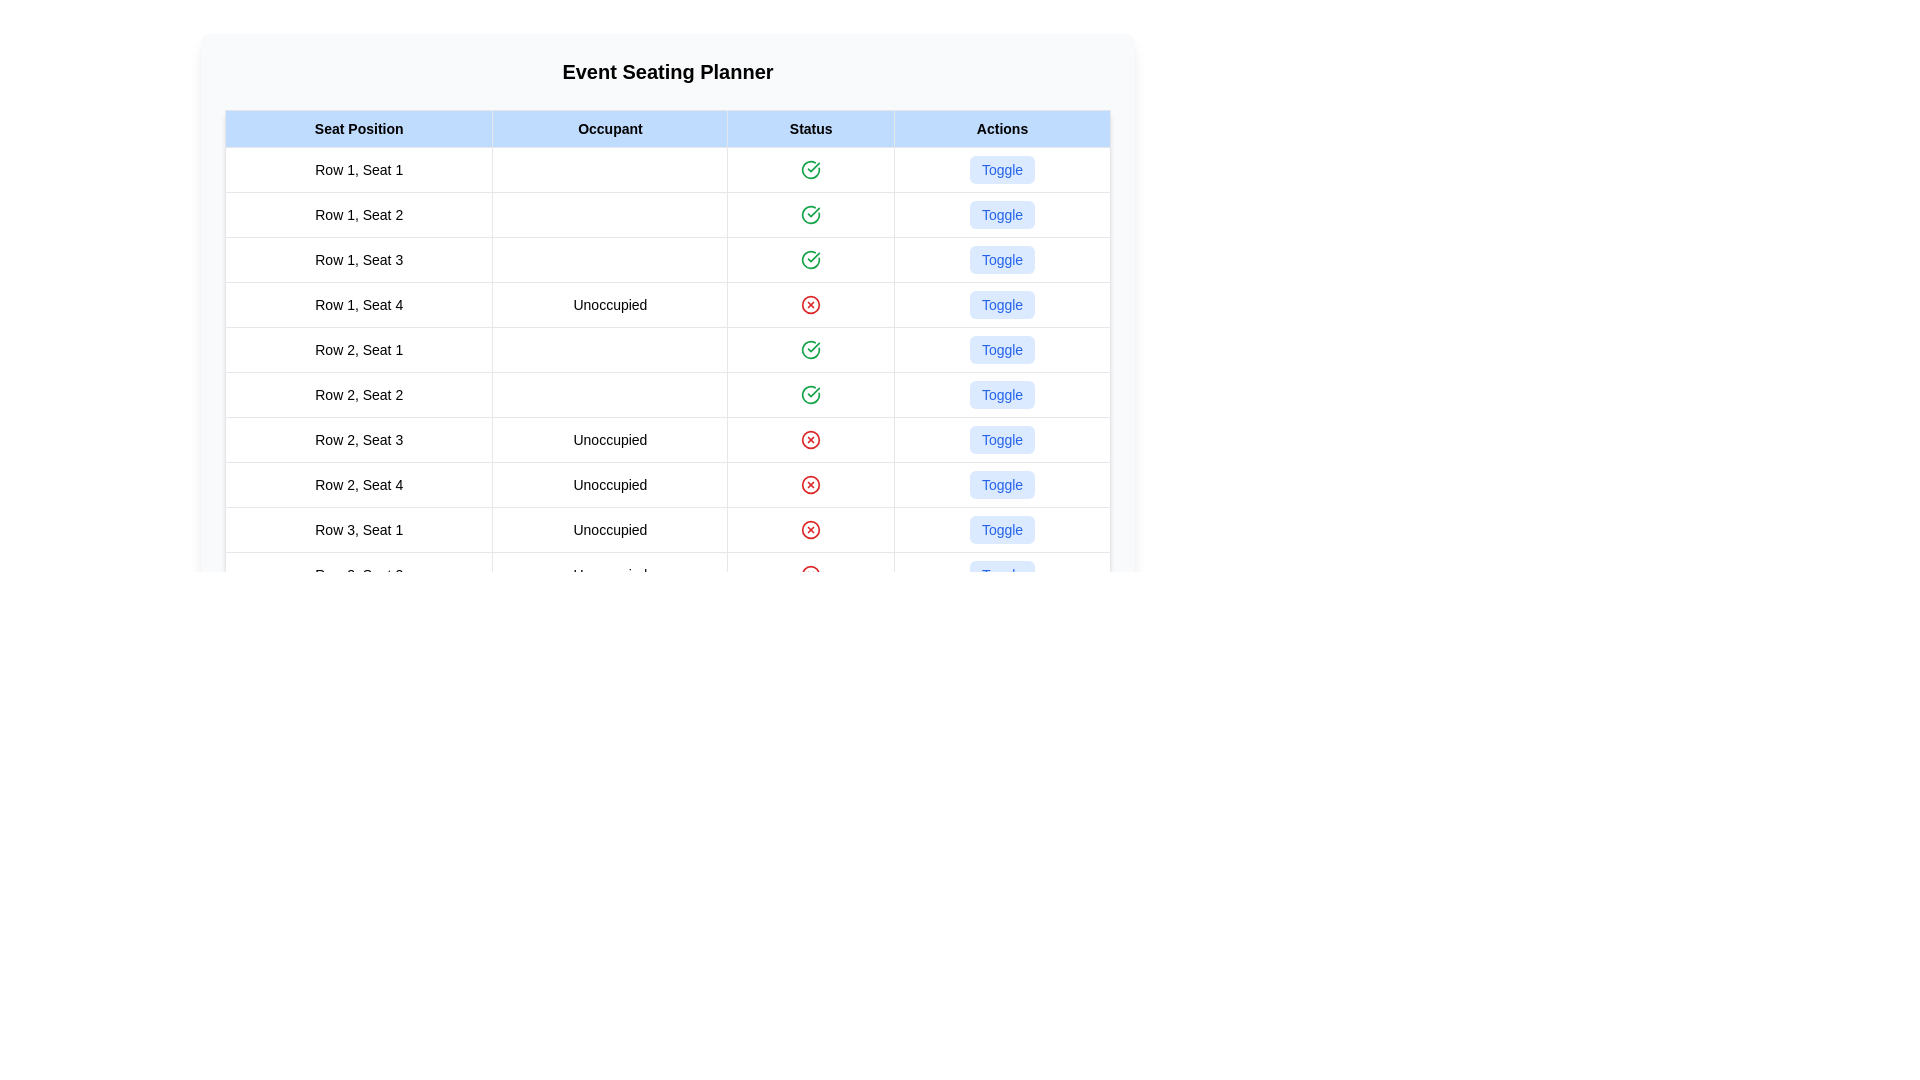 The height and width of the screenshot is (1080, 1920). I want to click on the toggle button located in the 'Actions' column of the 'Event Seating Planner' table, specifically for 'Row 3, Seat 4', so click(1002, 574).